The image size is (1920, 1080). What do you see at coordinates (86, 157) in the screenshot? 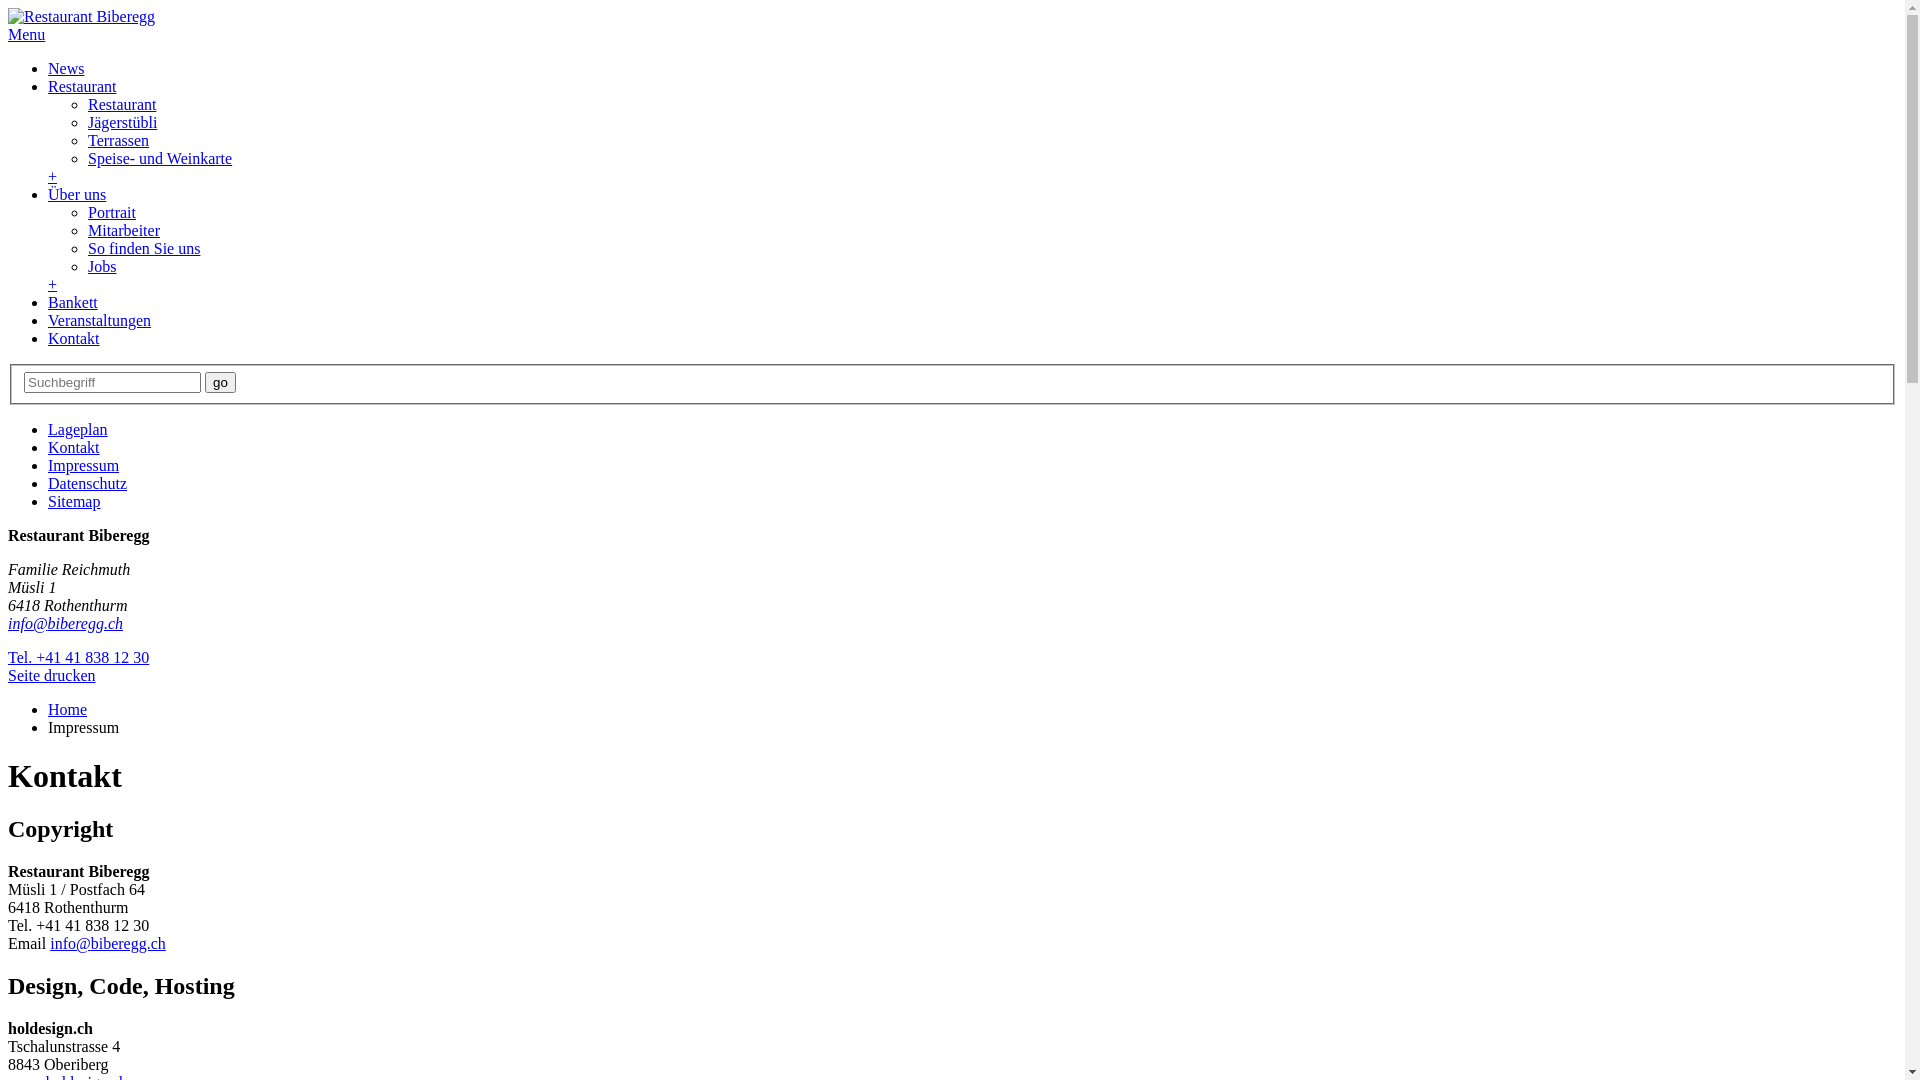
I see `'Speise- und Weinkarte'` at bounding box center [86, 157].